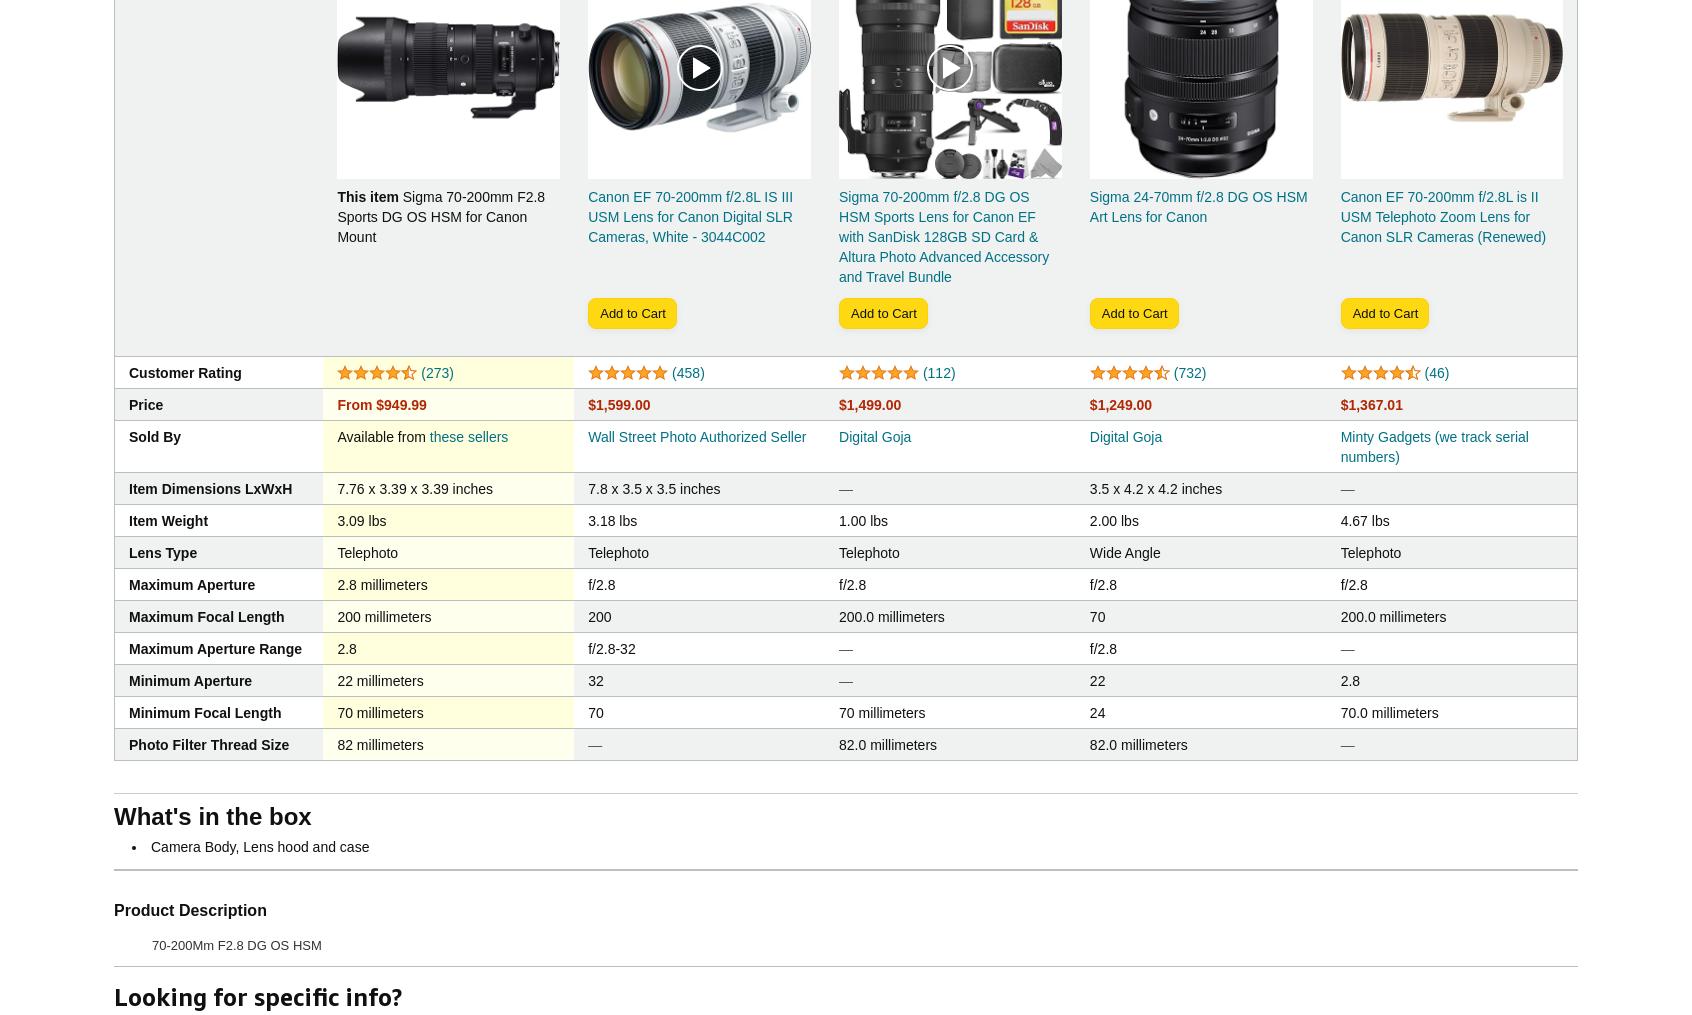 The width and height of the screenshot is (1692, 1015). What do you see at coordinates (150, 944) in the screenshot?
I see `'70-200Mm F2.8 DG OS HSM'` at bounding box center [150, 944].